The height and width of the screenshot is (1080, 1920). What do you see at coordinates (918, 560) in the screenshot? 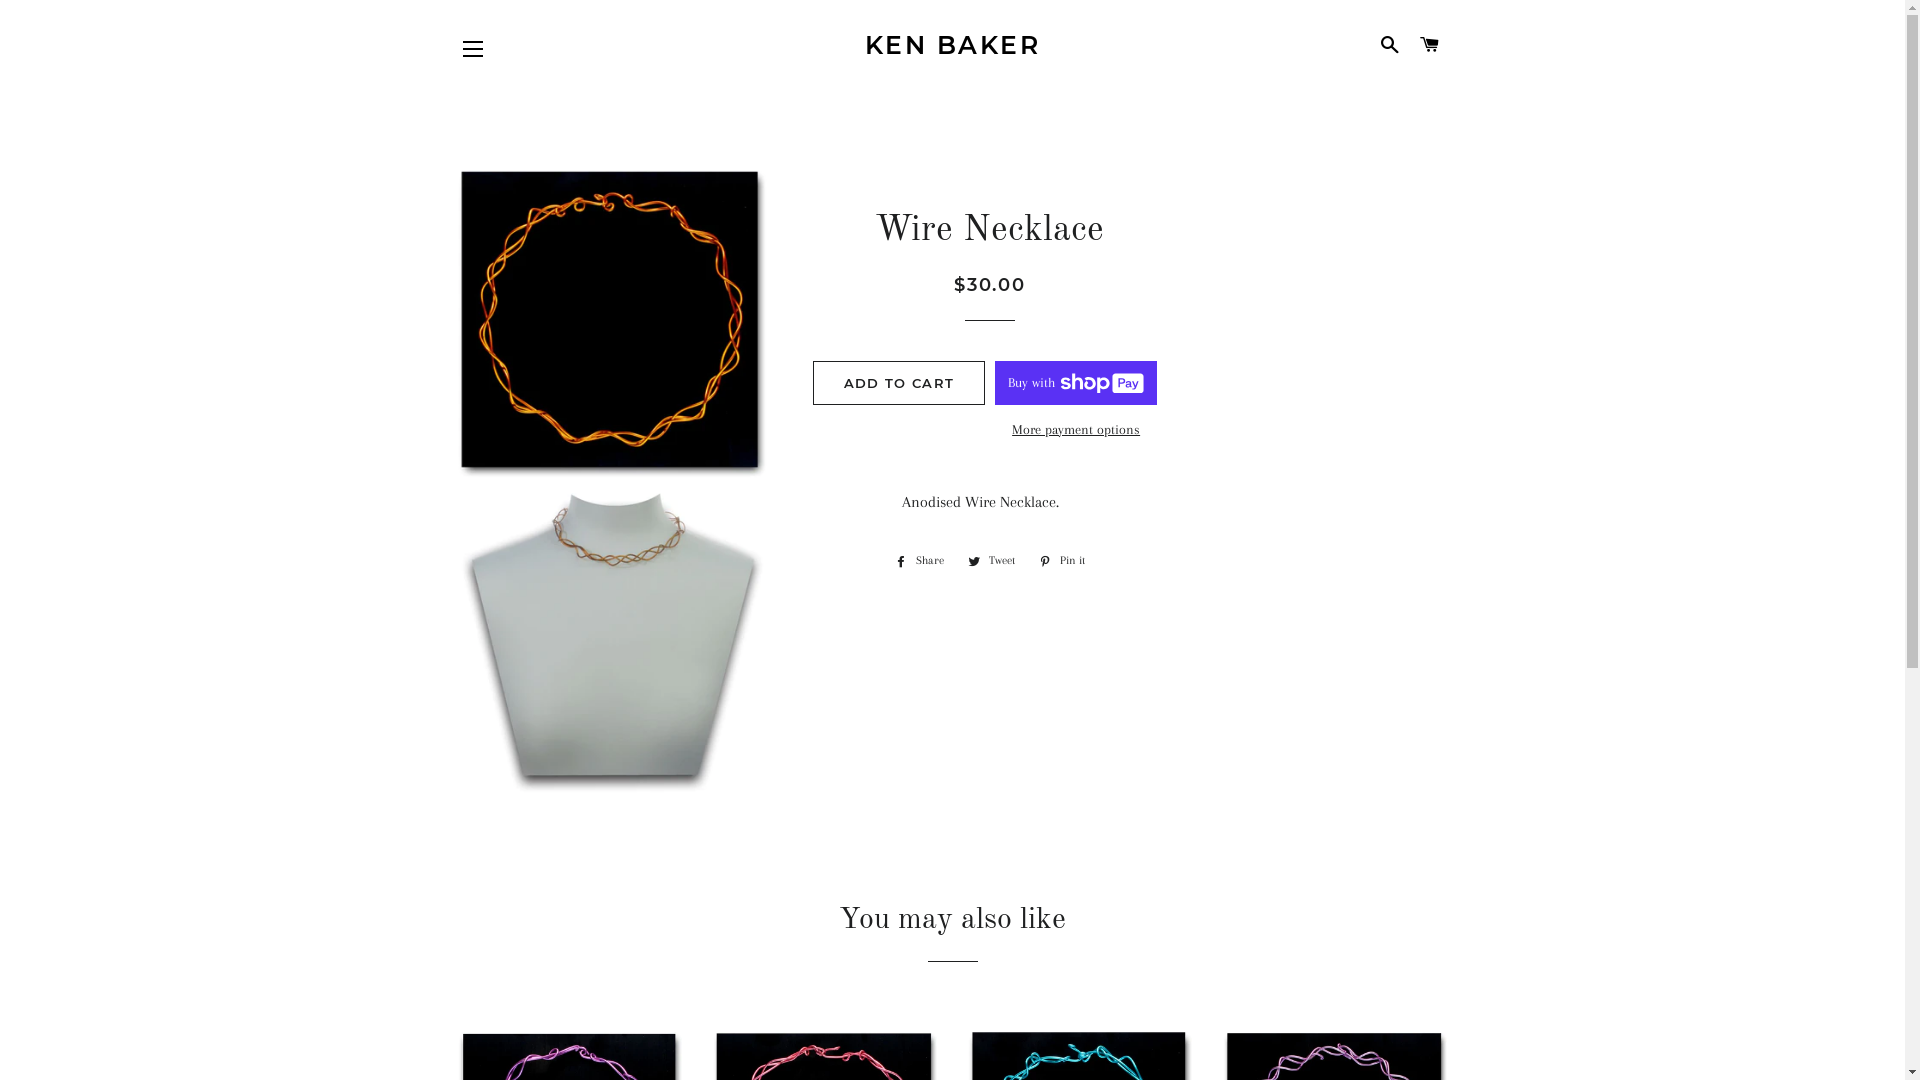
I see `'Share` at bounding box center [918, 560].